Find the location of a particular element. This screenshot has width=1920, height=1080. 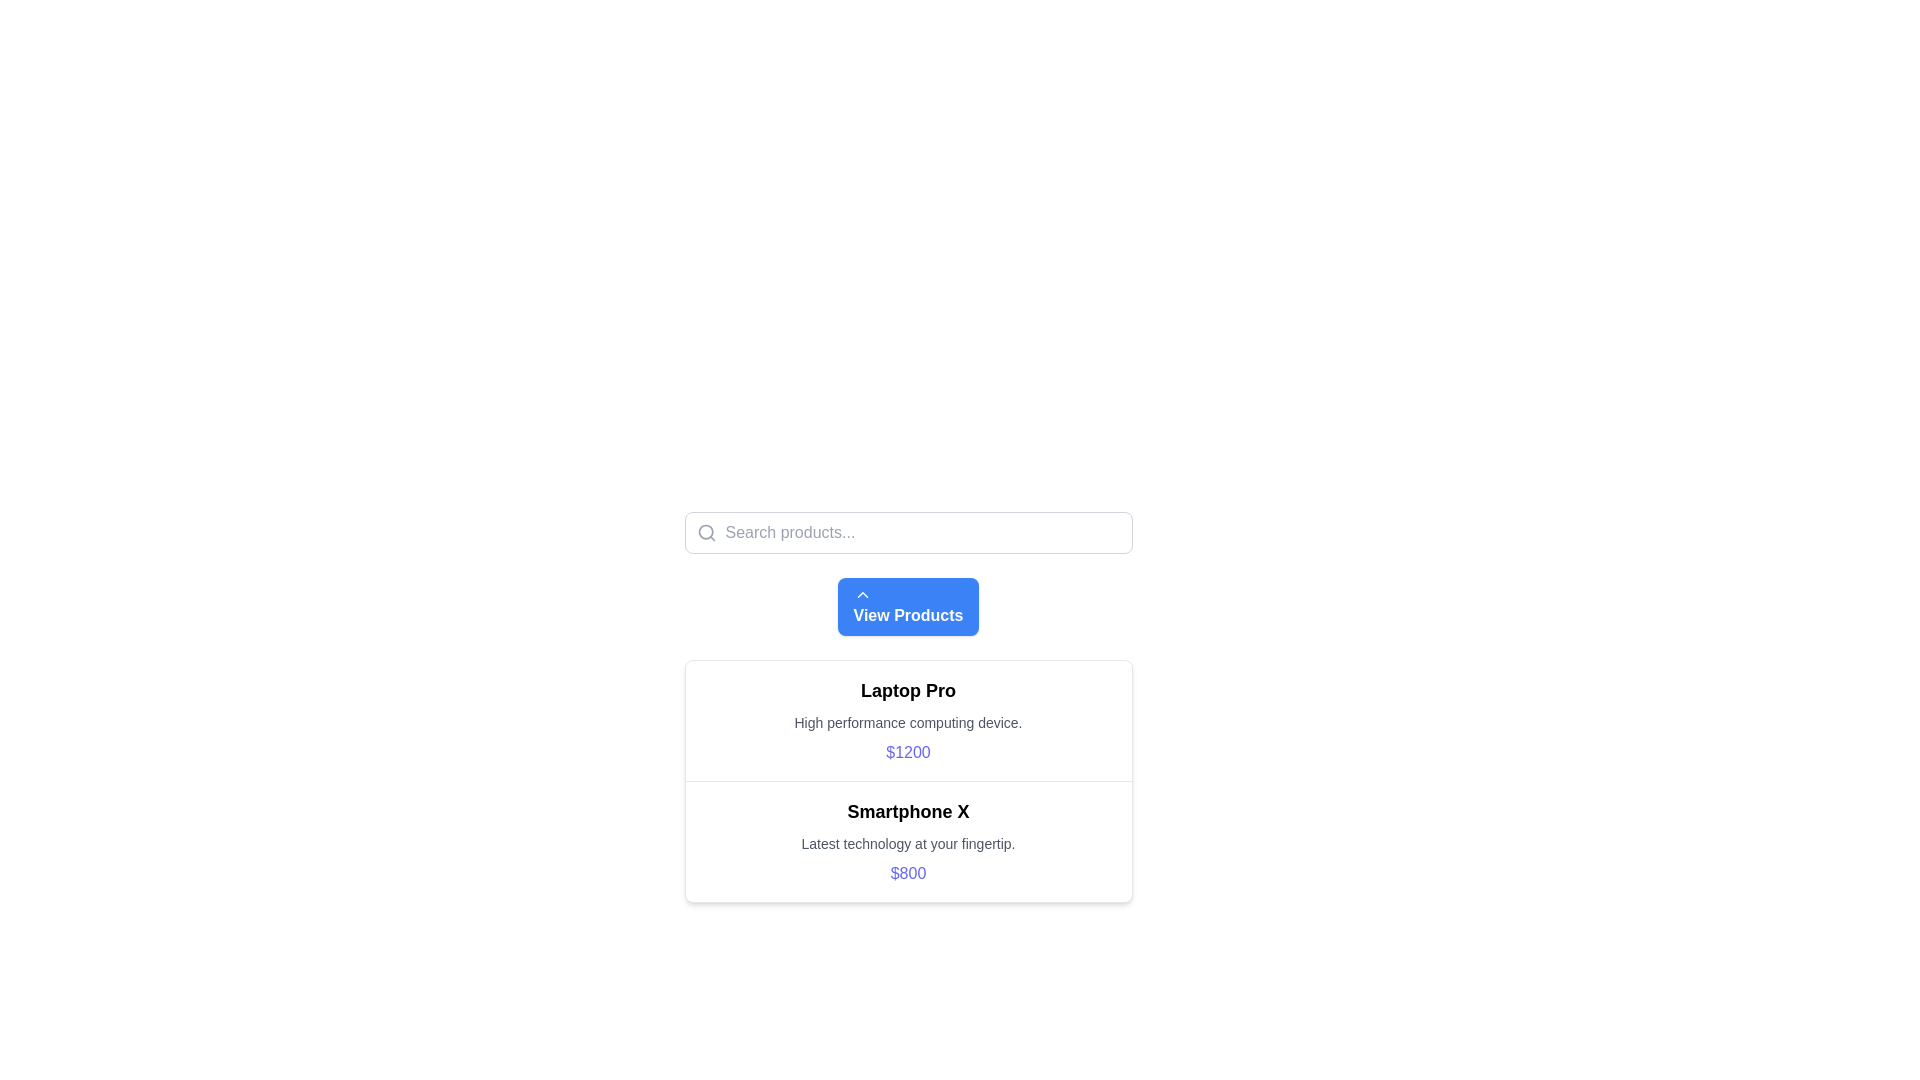

small upward-facing chevron icon located at the upper-central part of the 'View Products' button is located at coordinates (862, 593).